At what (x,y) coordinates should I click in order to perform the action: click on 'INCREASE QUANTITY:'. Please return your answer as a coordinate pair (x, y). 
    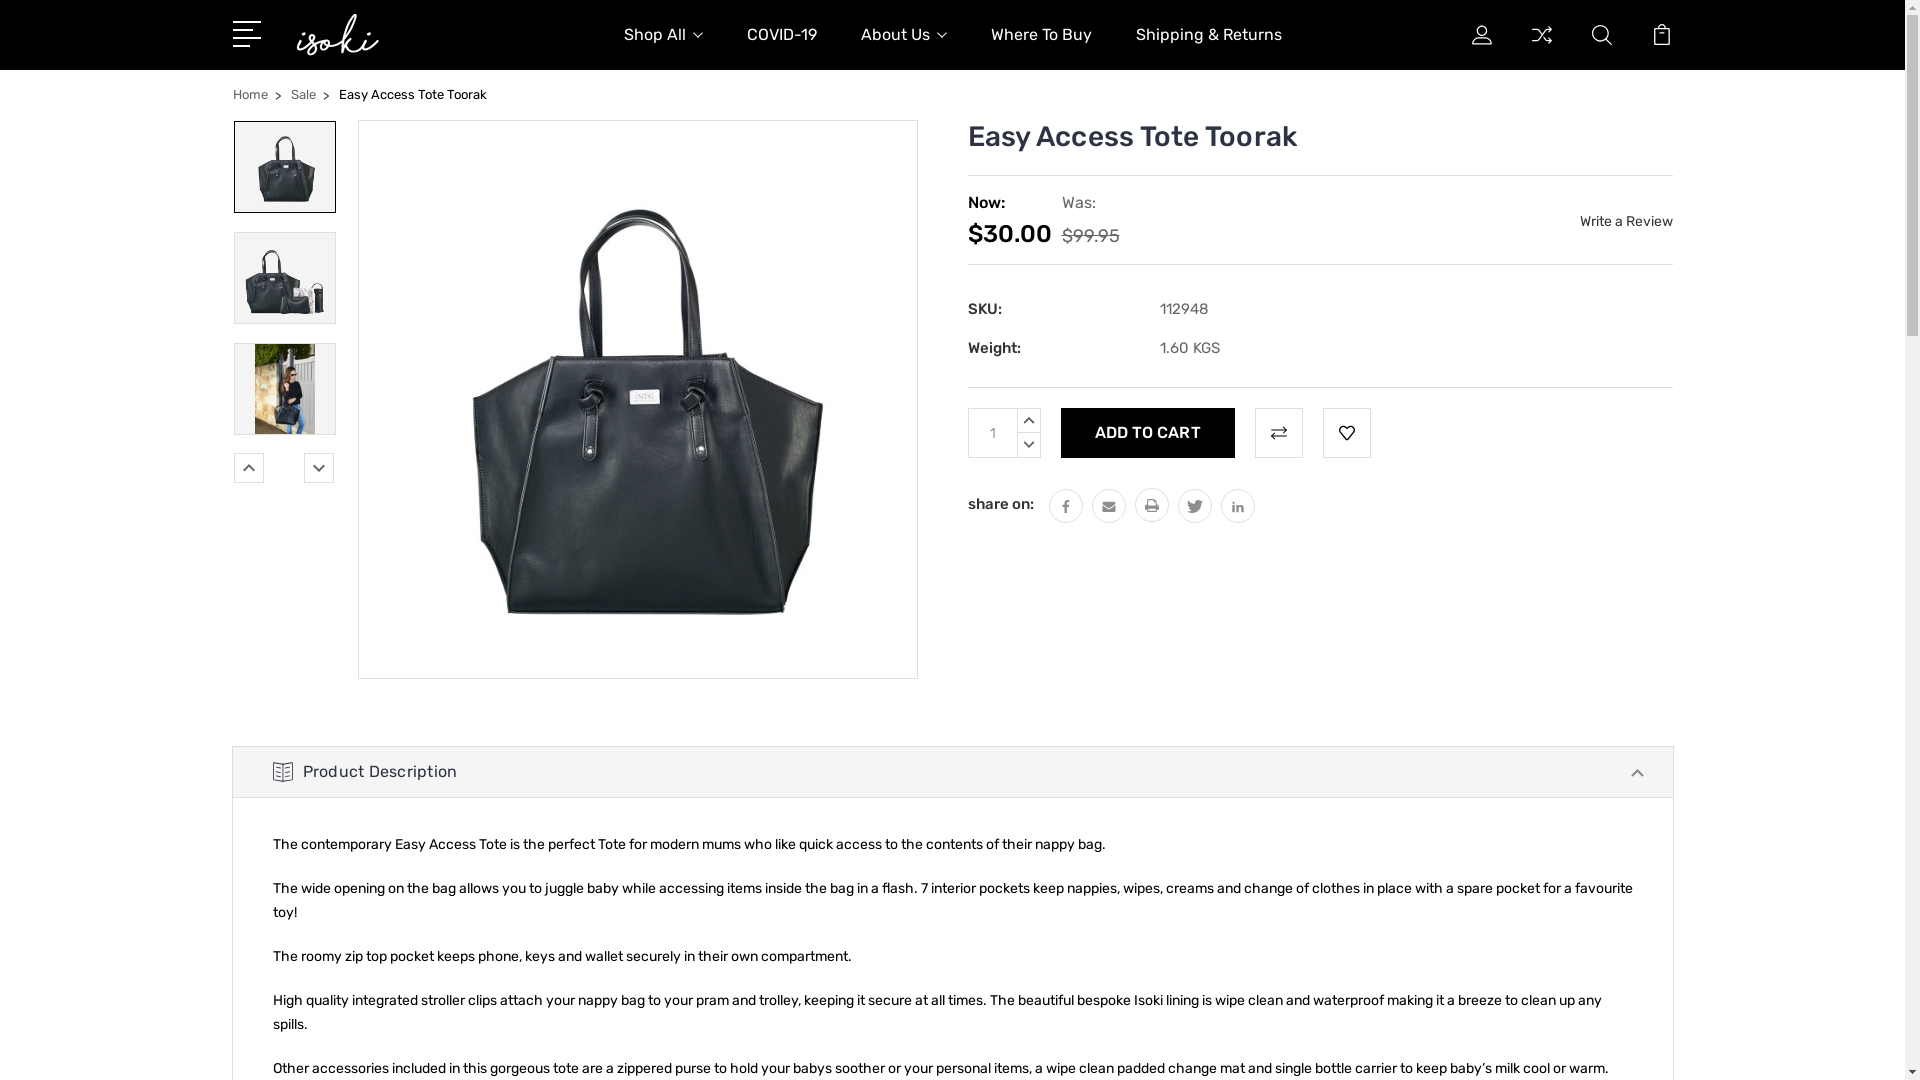
    Looking at the image, I should click on (1029, 419).